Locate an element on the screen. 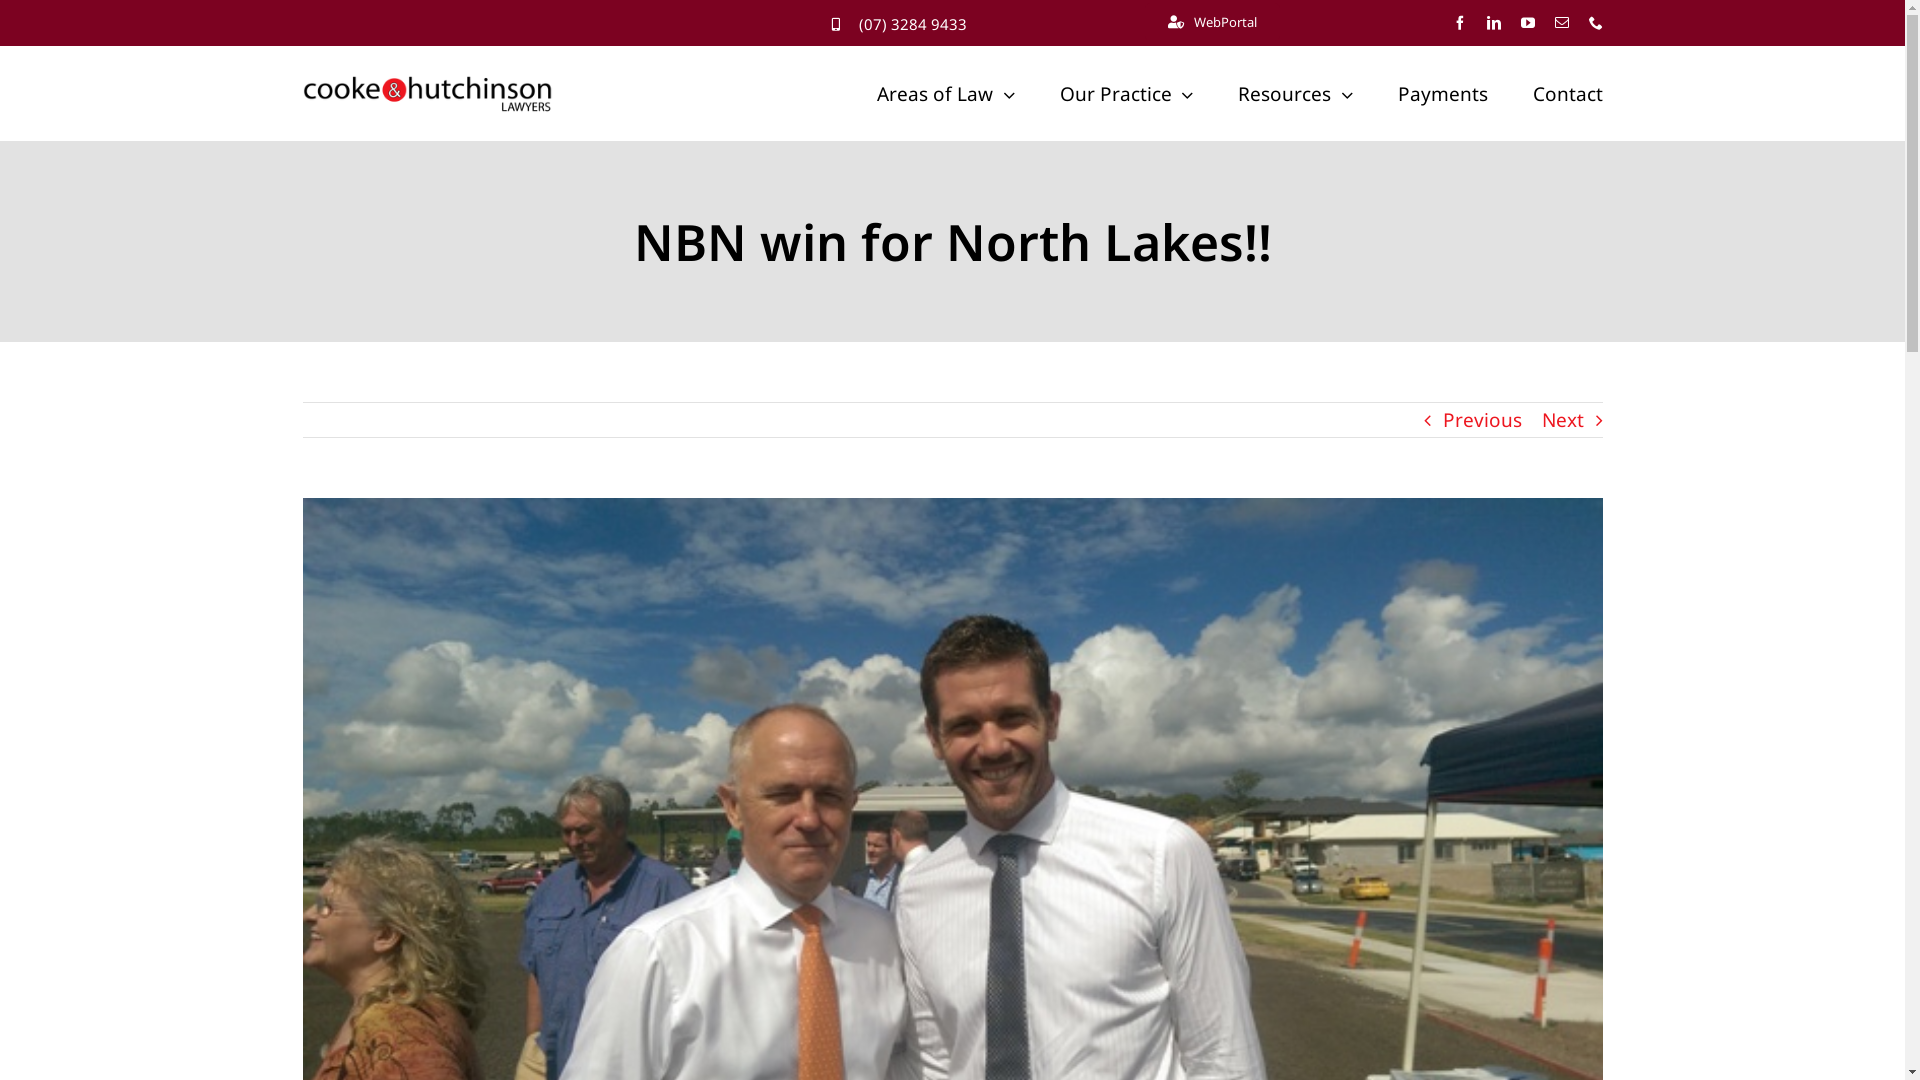 This screenshot has height=1080, width=1920. 'Previous' is located at coordinates (1441, 419).